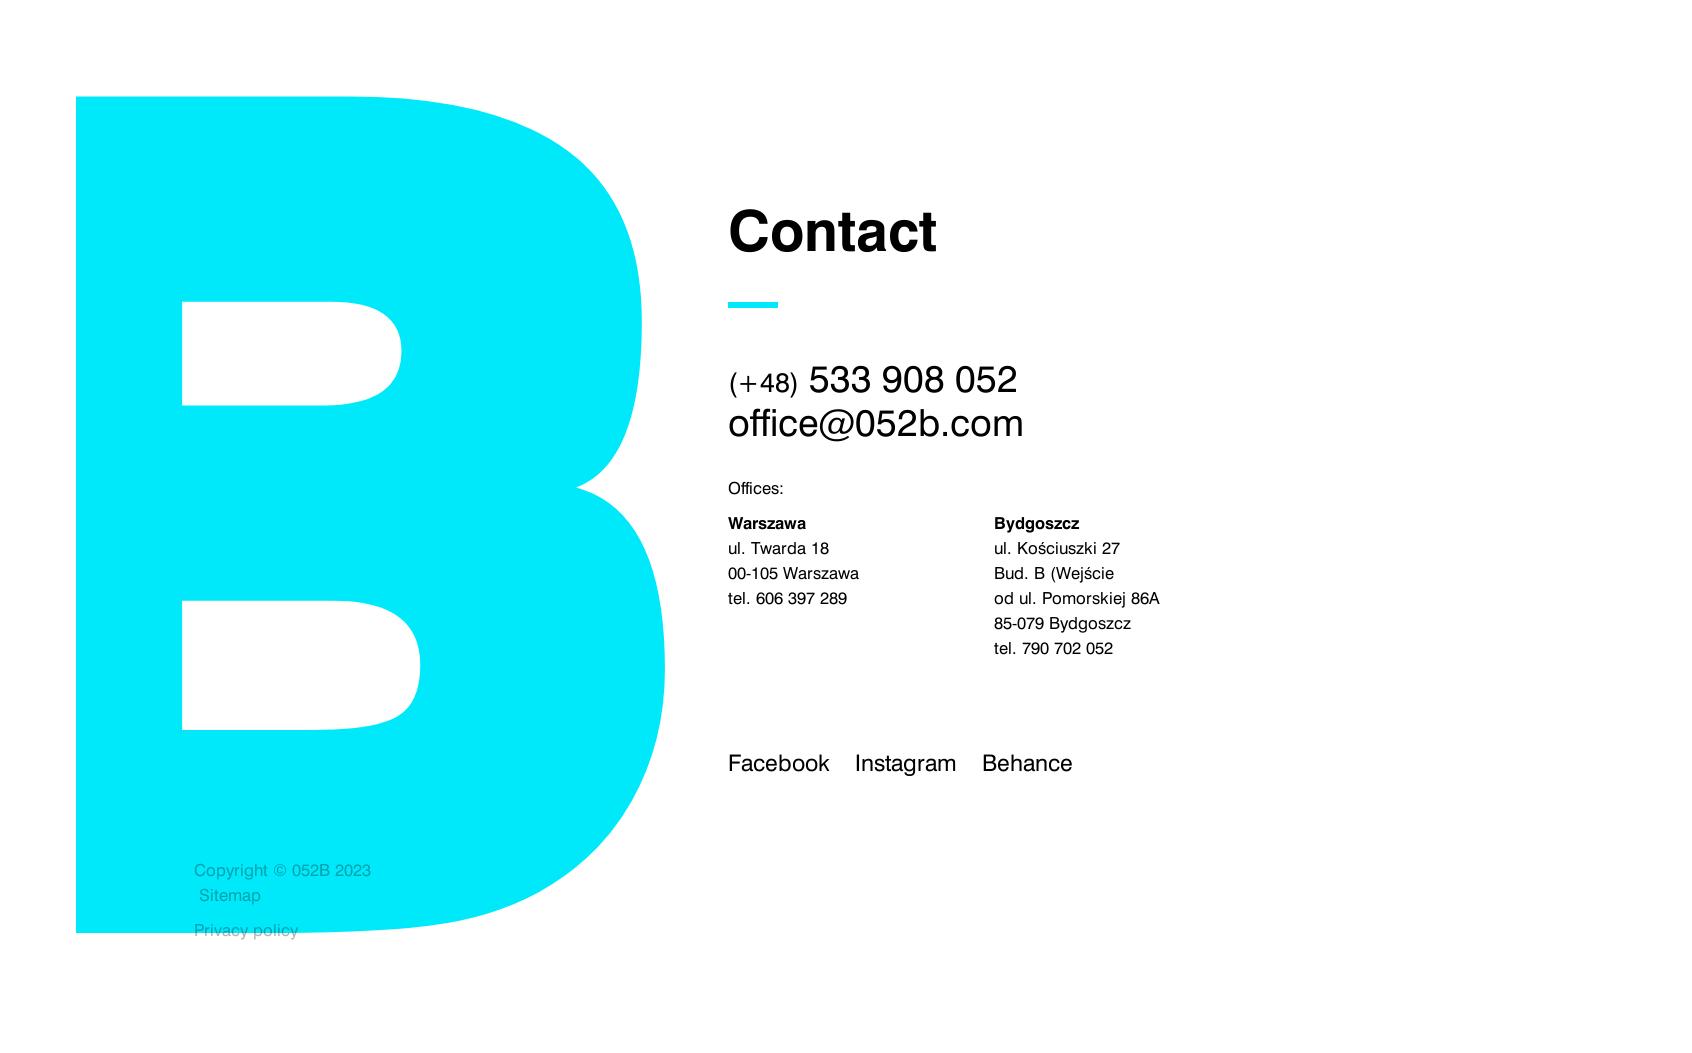 The height and width of the screenshot is (1053, 1692). I want to click on 'Bydgoszcz', so click(1035, 522).